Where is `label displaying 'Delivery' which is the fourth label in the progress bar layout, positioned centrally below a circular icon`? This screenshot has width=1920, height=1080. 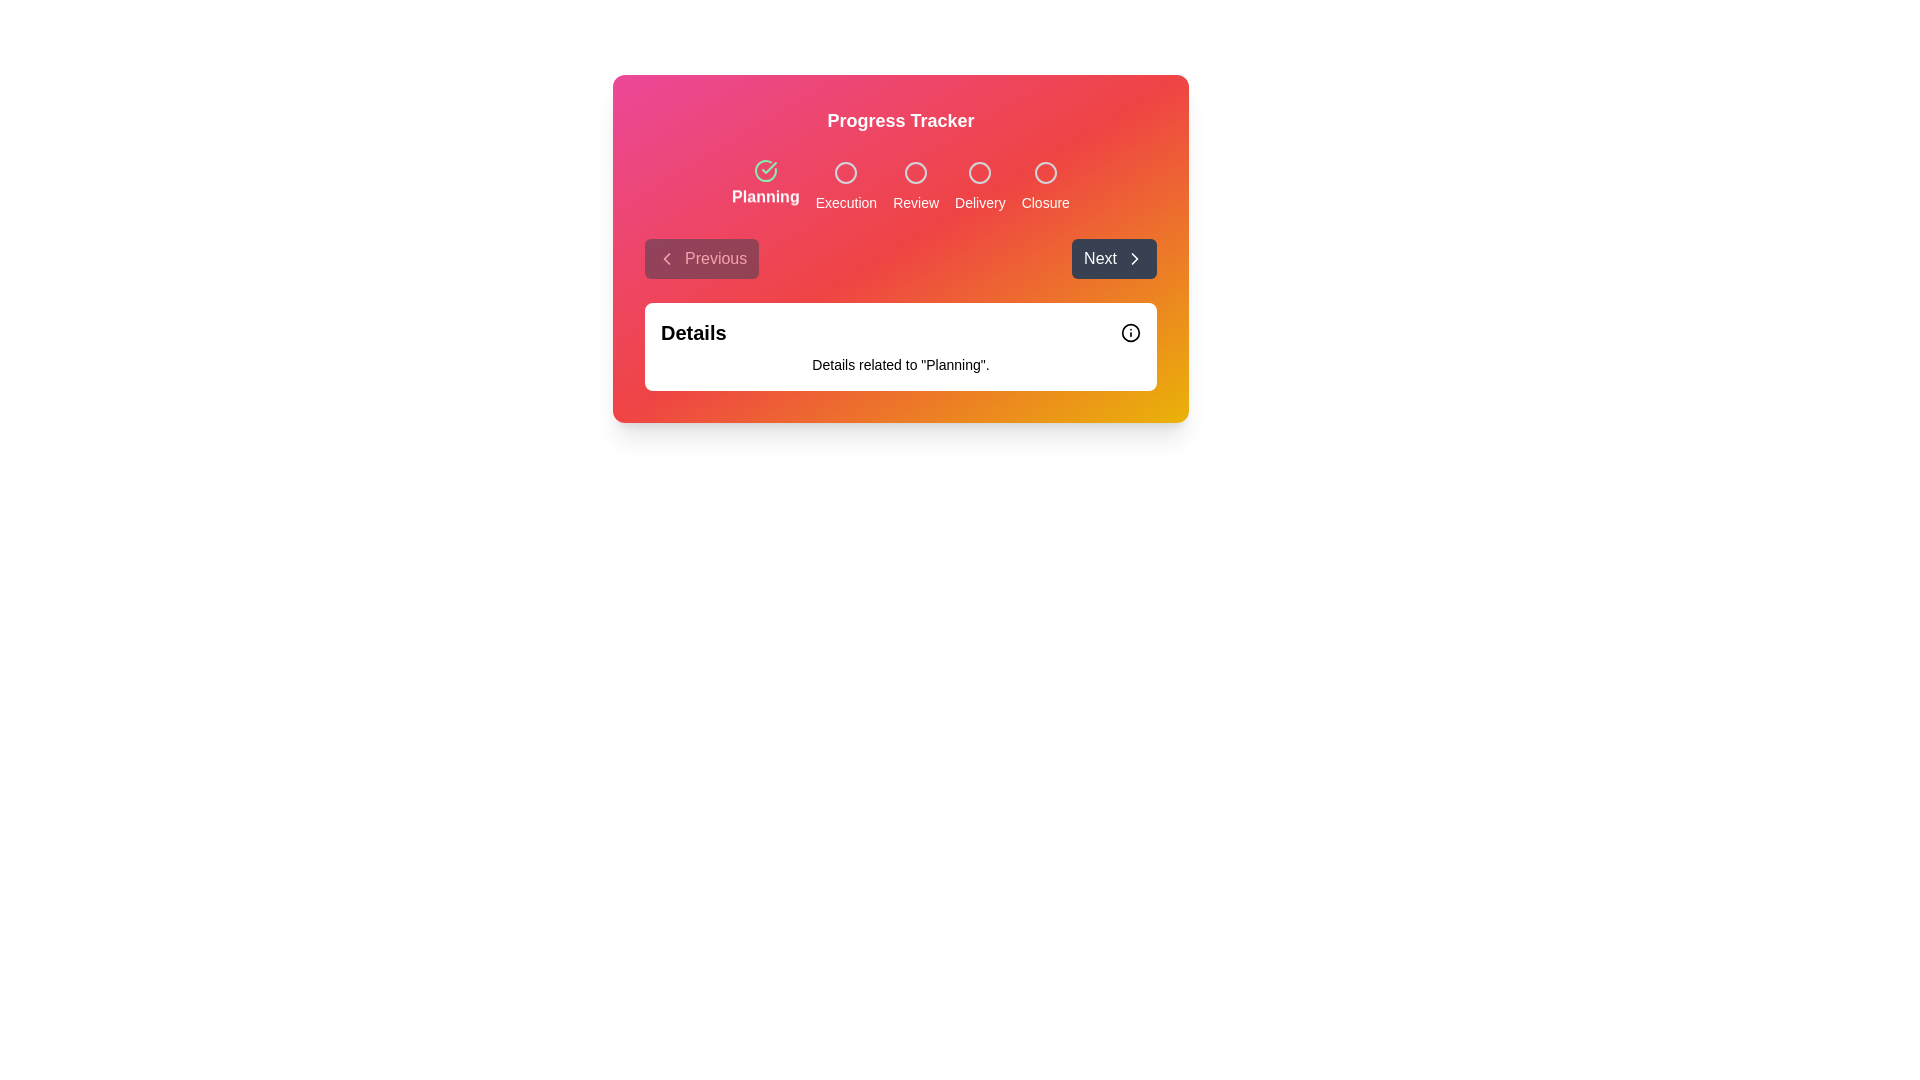
label displaying 'Delivery' which is the fourth label in the progress bar layout, positioned centrally below a circular icon is located at coordinates (980, 186).